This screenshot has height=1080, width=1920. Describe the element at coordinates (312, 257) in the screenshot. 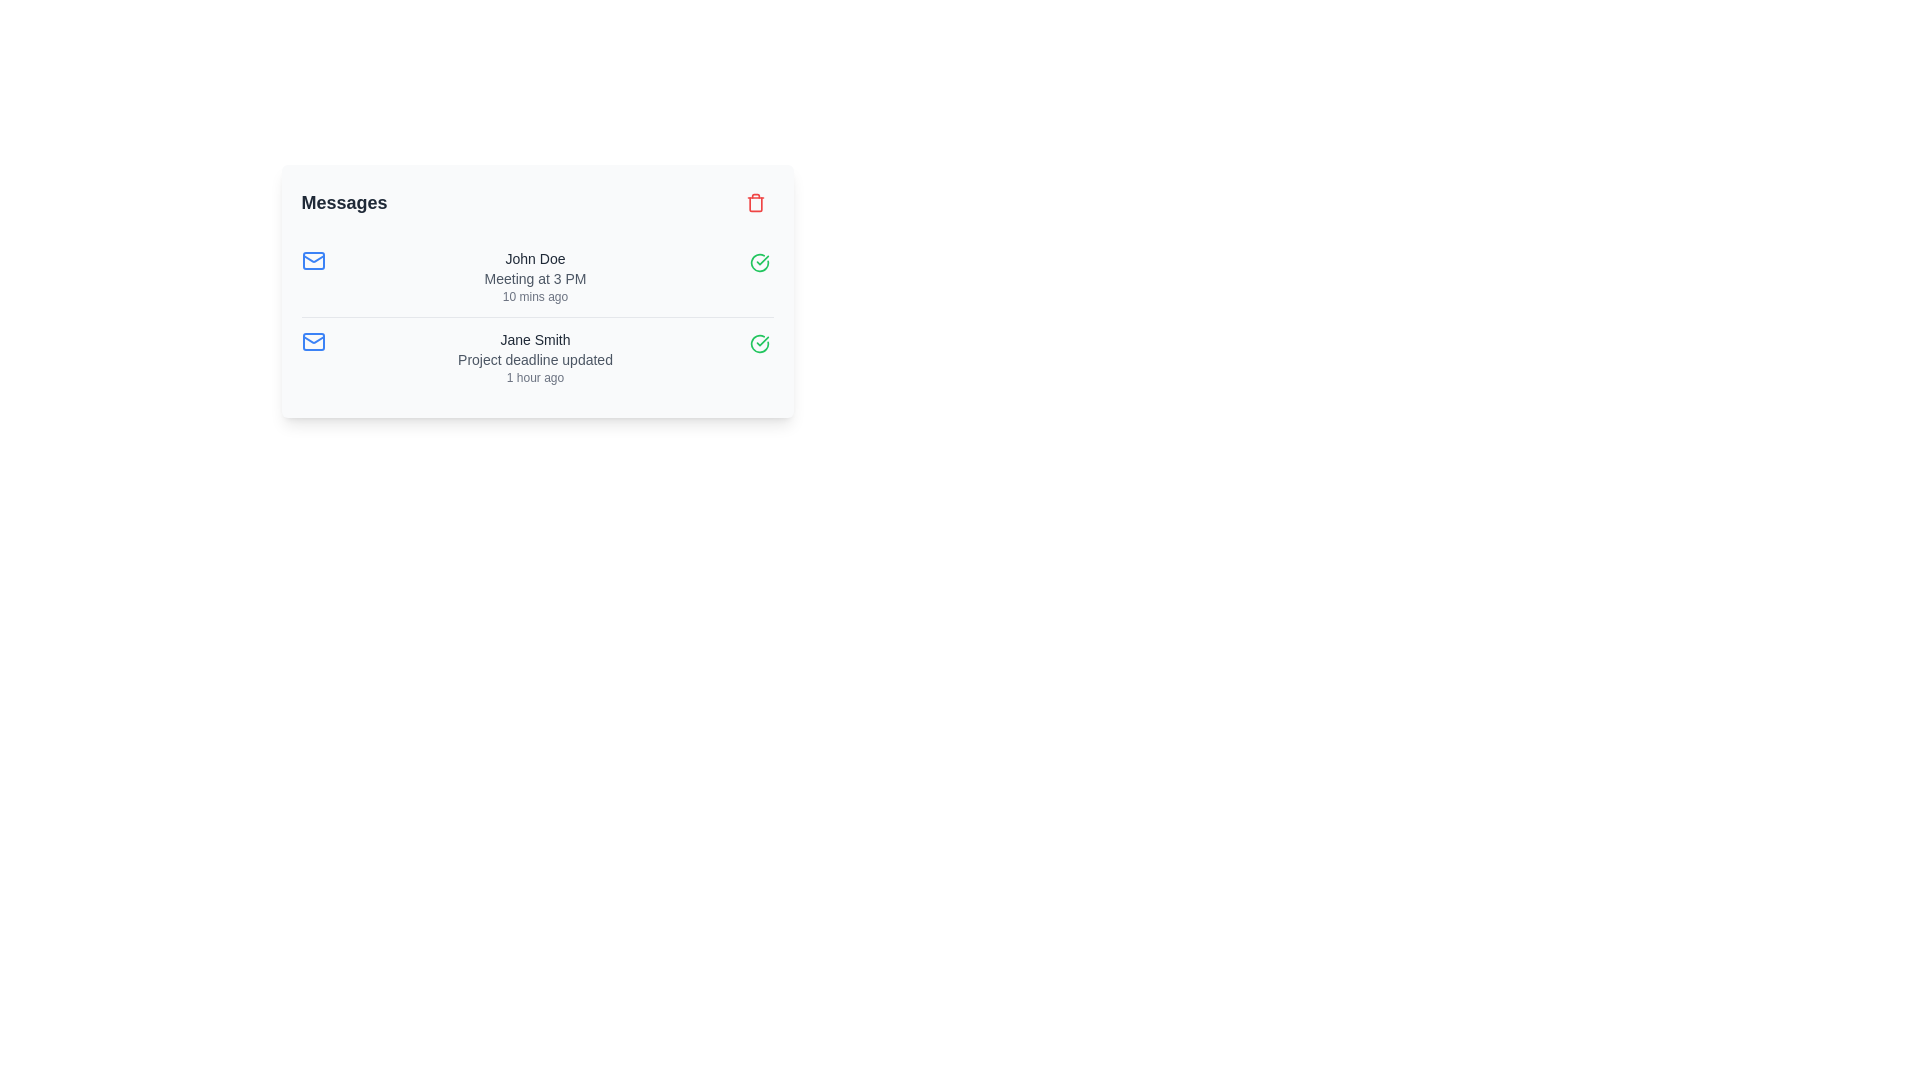

I see `SVG properties of the triangular dashed line representing the open flap of the envelope icon, located on the left side of the 'Jane Smith' message entry in the 'Messages' section` at that location.